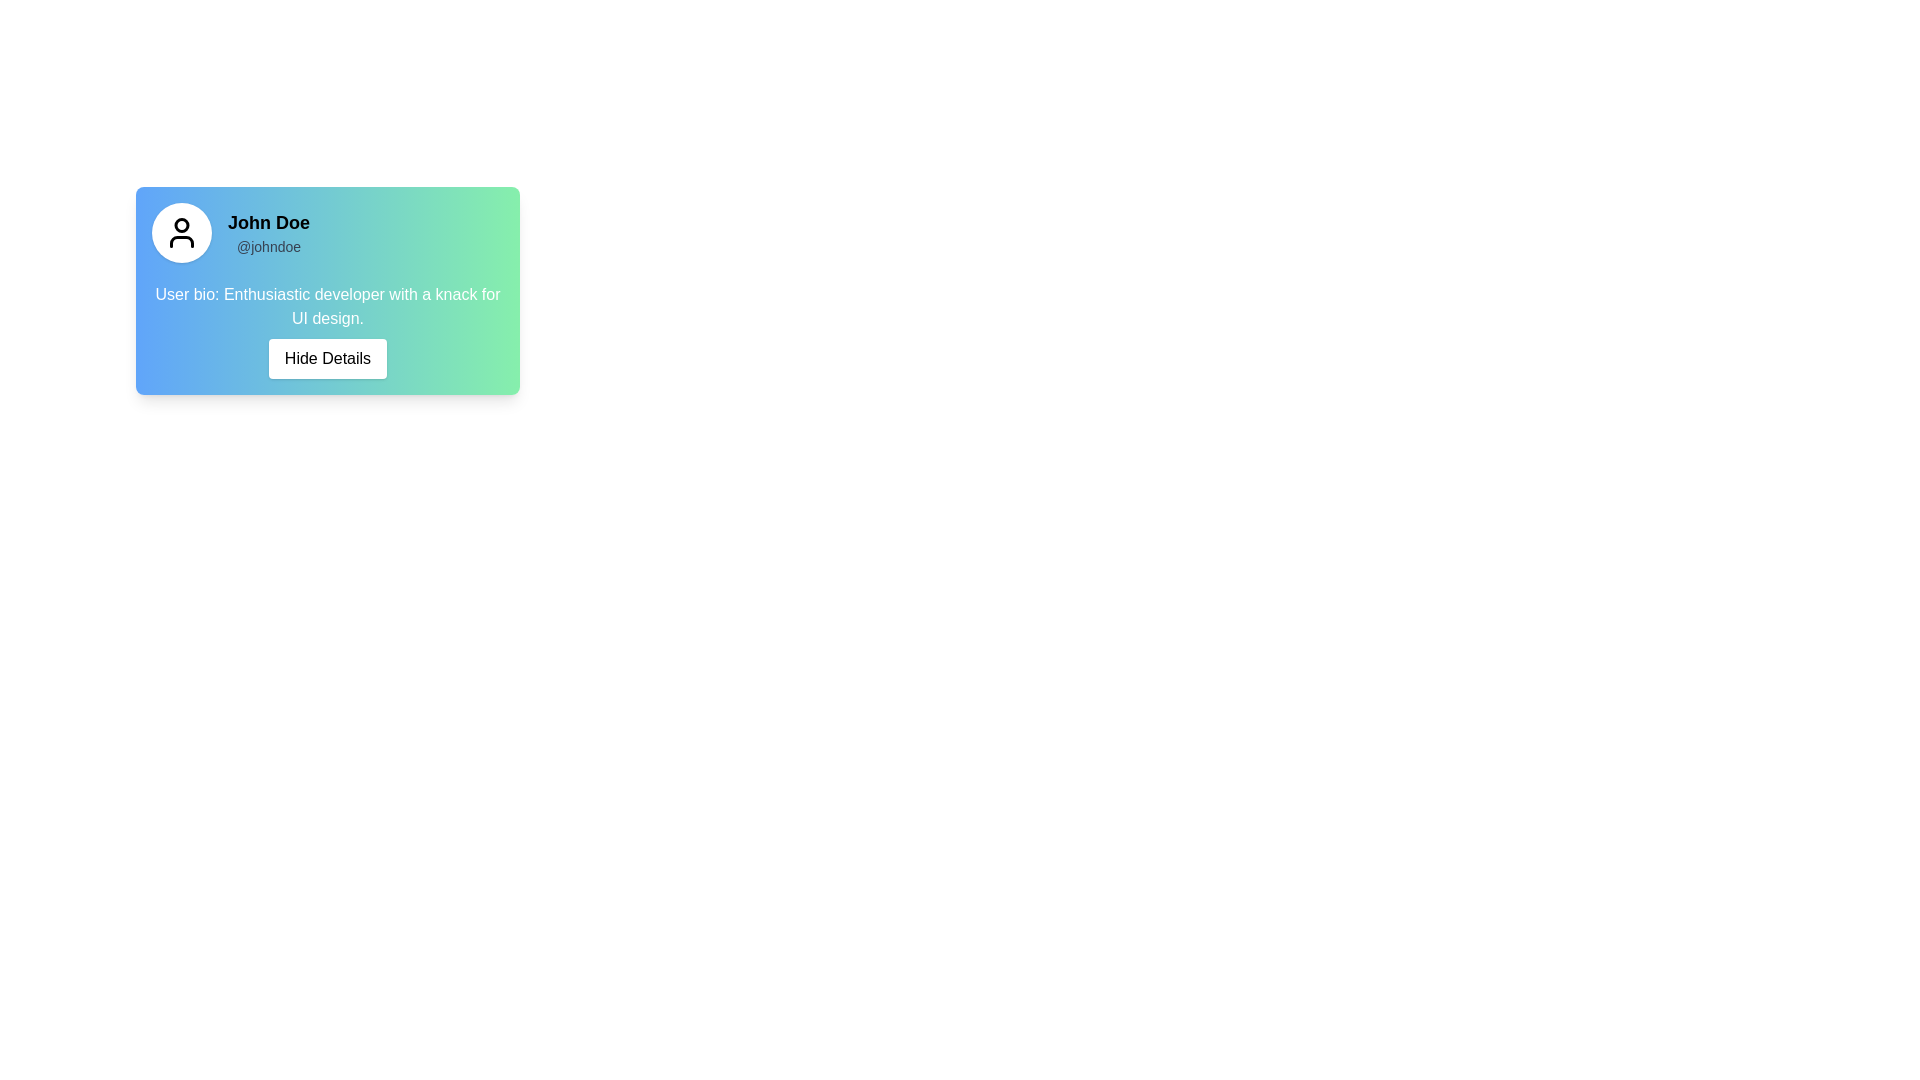  Describe the element at coordinates (327, 330) in the screenshot. I see `the text display area that shows the user's bio and description, located below the user information and above the 'Hide Details' button` at that location.